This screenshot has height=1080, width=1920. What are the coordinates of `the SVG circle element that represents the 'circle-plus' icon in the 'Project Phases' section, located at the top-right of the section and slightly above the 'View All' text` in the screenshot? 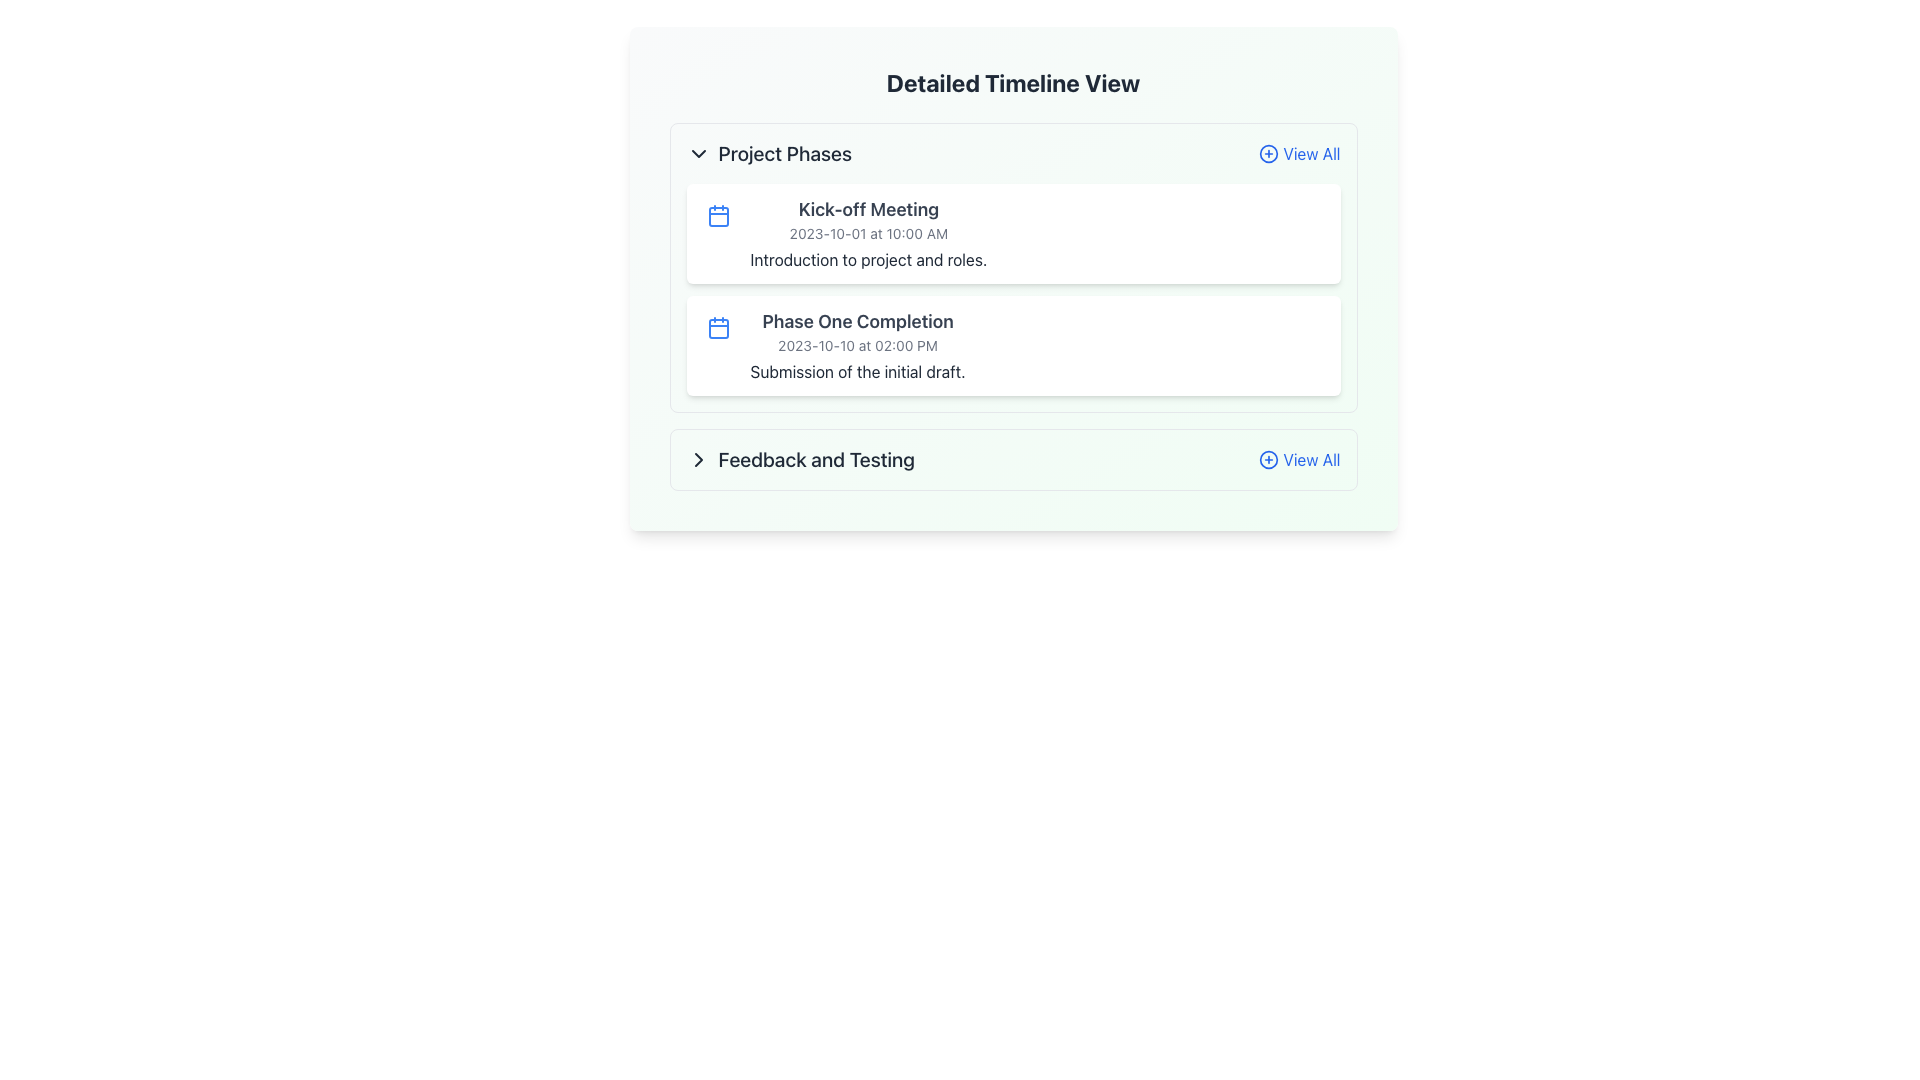 It's located at (1268, 153).